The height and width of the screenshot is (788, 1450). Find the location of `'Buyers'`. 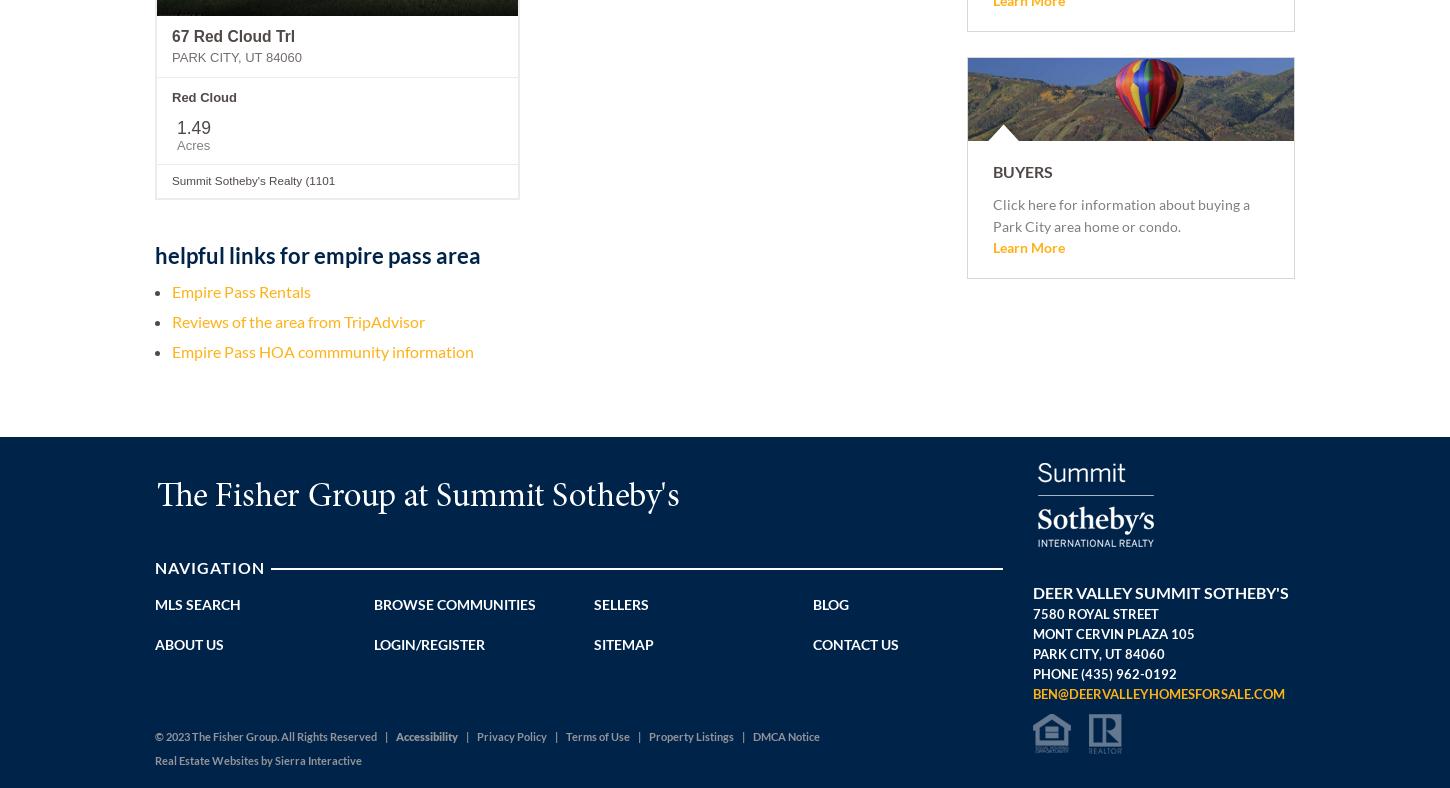

'Buyers' is located at coordinates (1022, 170).